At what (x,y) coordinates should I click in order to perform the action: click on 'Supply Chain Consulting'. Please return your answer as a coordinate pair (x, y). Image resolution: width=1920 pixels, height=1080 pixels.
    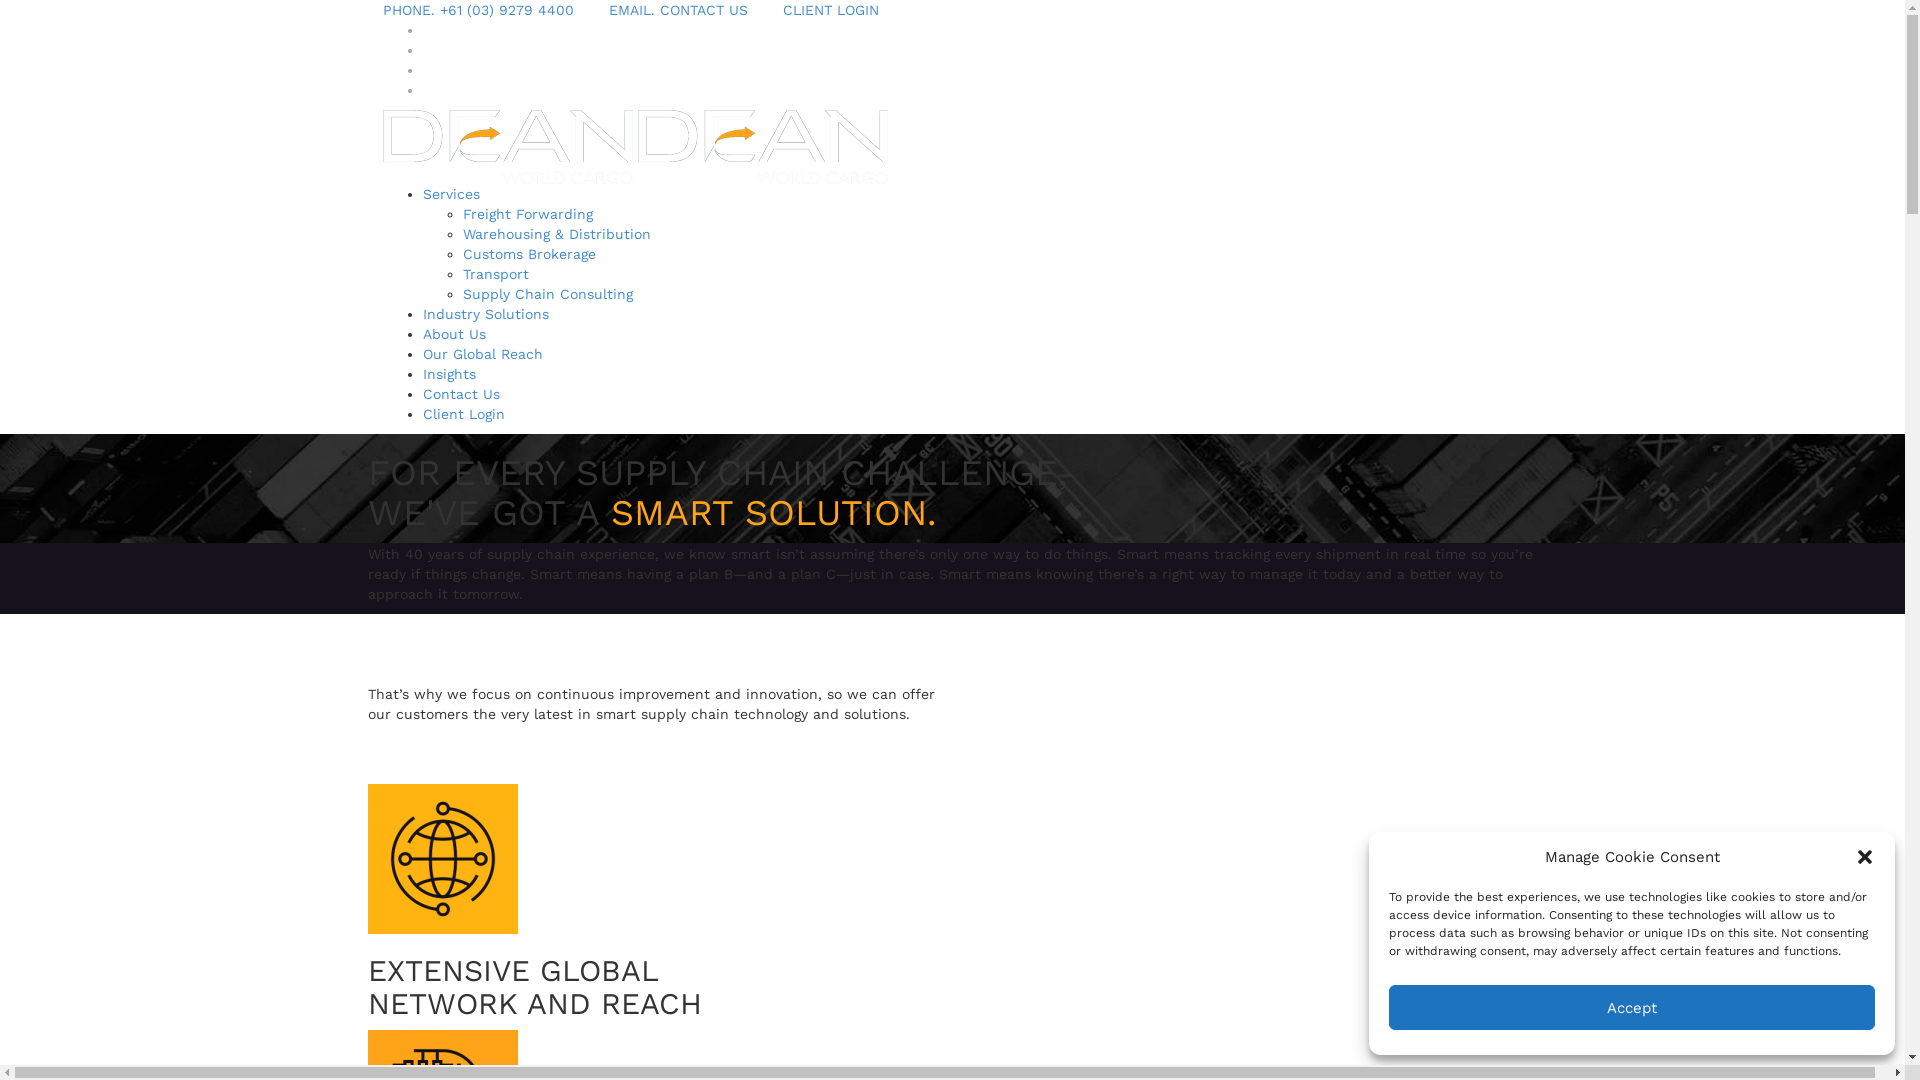
    Looking at the image, I should click on (460, 293).